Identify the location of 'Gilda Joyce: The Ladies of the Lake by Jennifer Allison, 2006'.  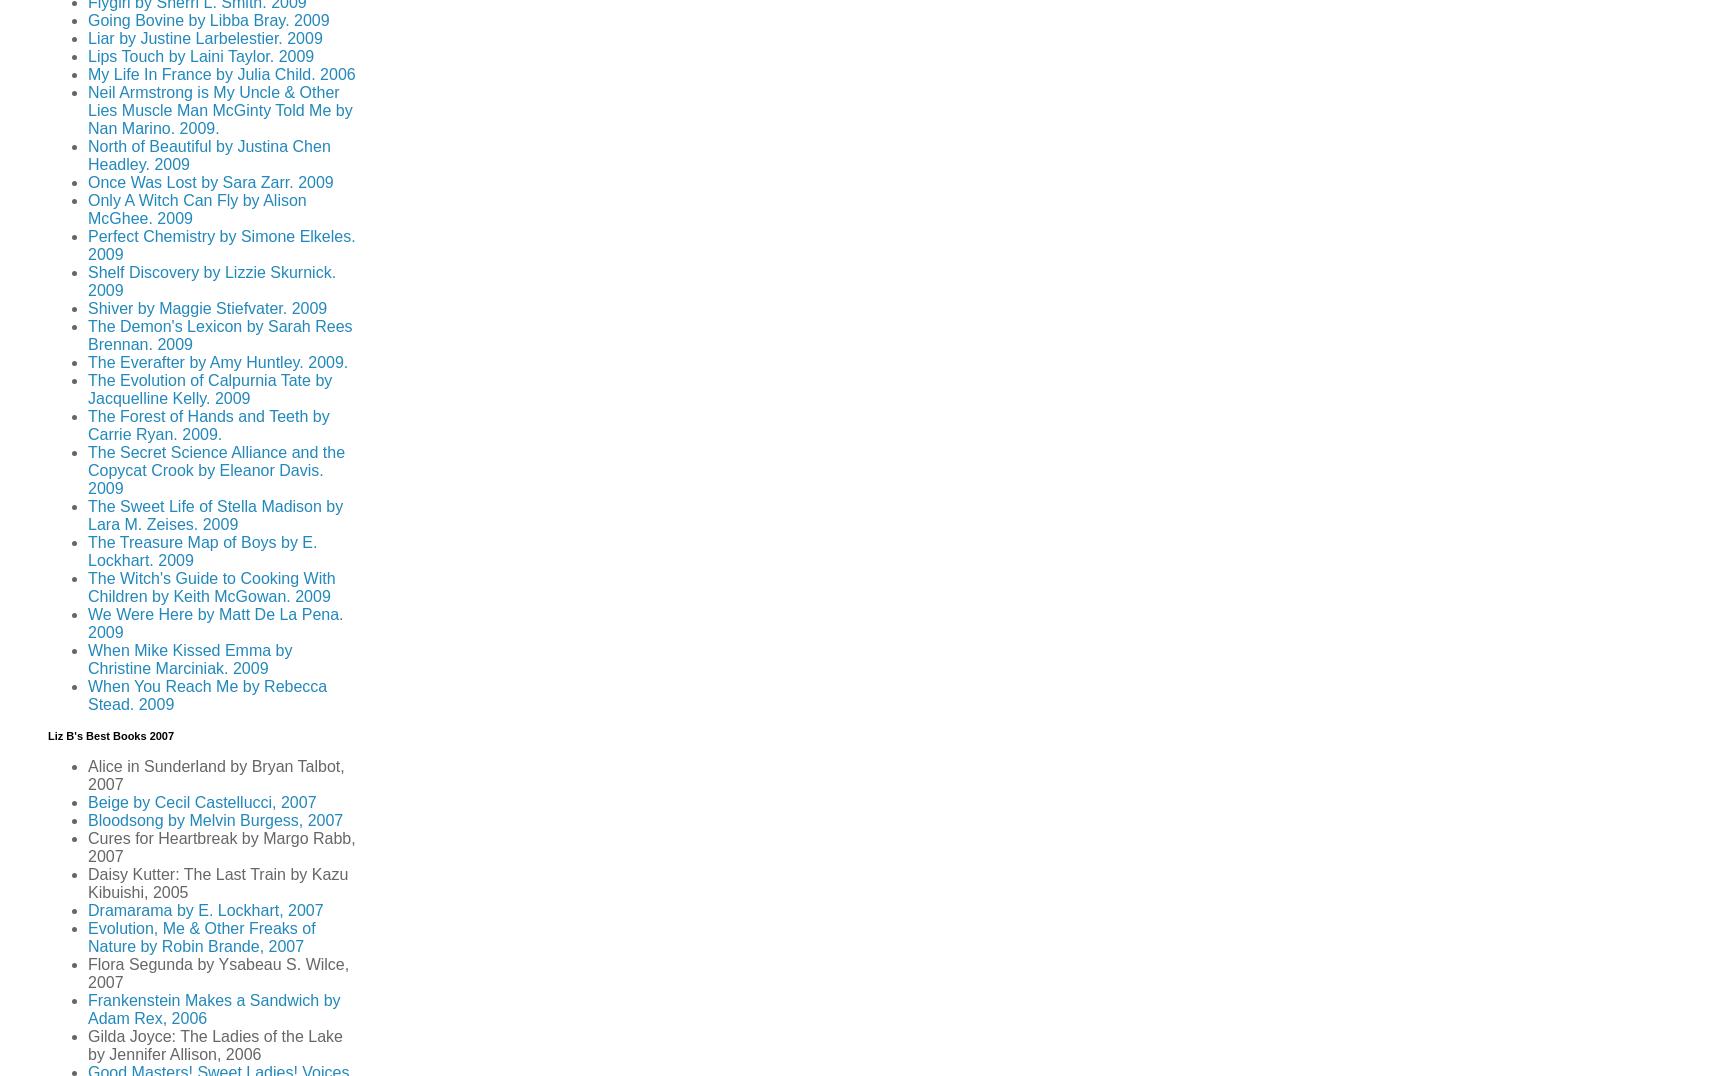
(213, 1045).